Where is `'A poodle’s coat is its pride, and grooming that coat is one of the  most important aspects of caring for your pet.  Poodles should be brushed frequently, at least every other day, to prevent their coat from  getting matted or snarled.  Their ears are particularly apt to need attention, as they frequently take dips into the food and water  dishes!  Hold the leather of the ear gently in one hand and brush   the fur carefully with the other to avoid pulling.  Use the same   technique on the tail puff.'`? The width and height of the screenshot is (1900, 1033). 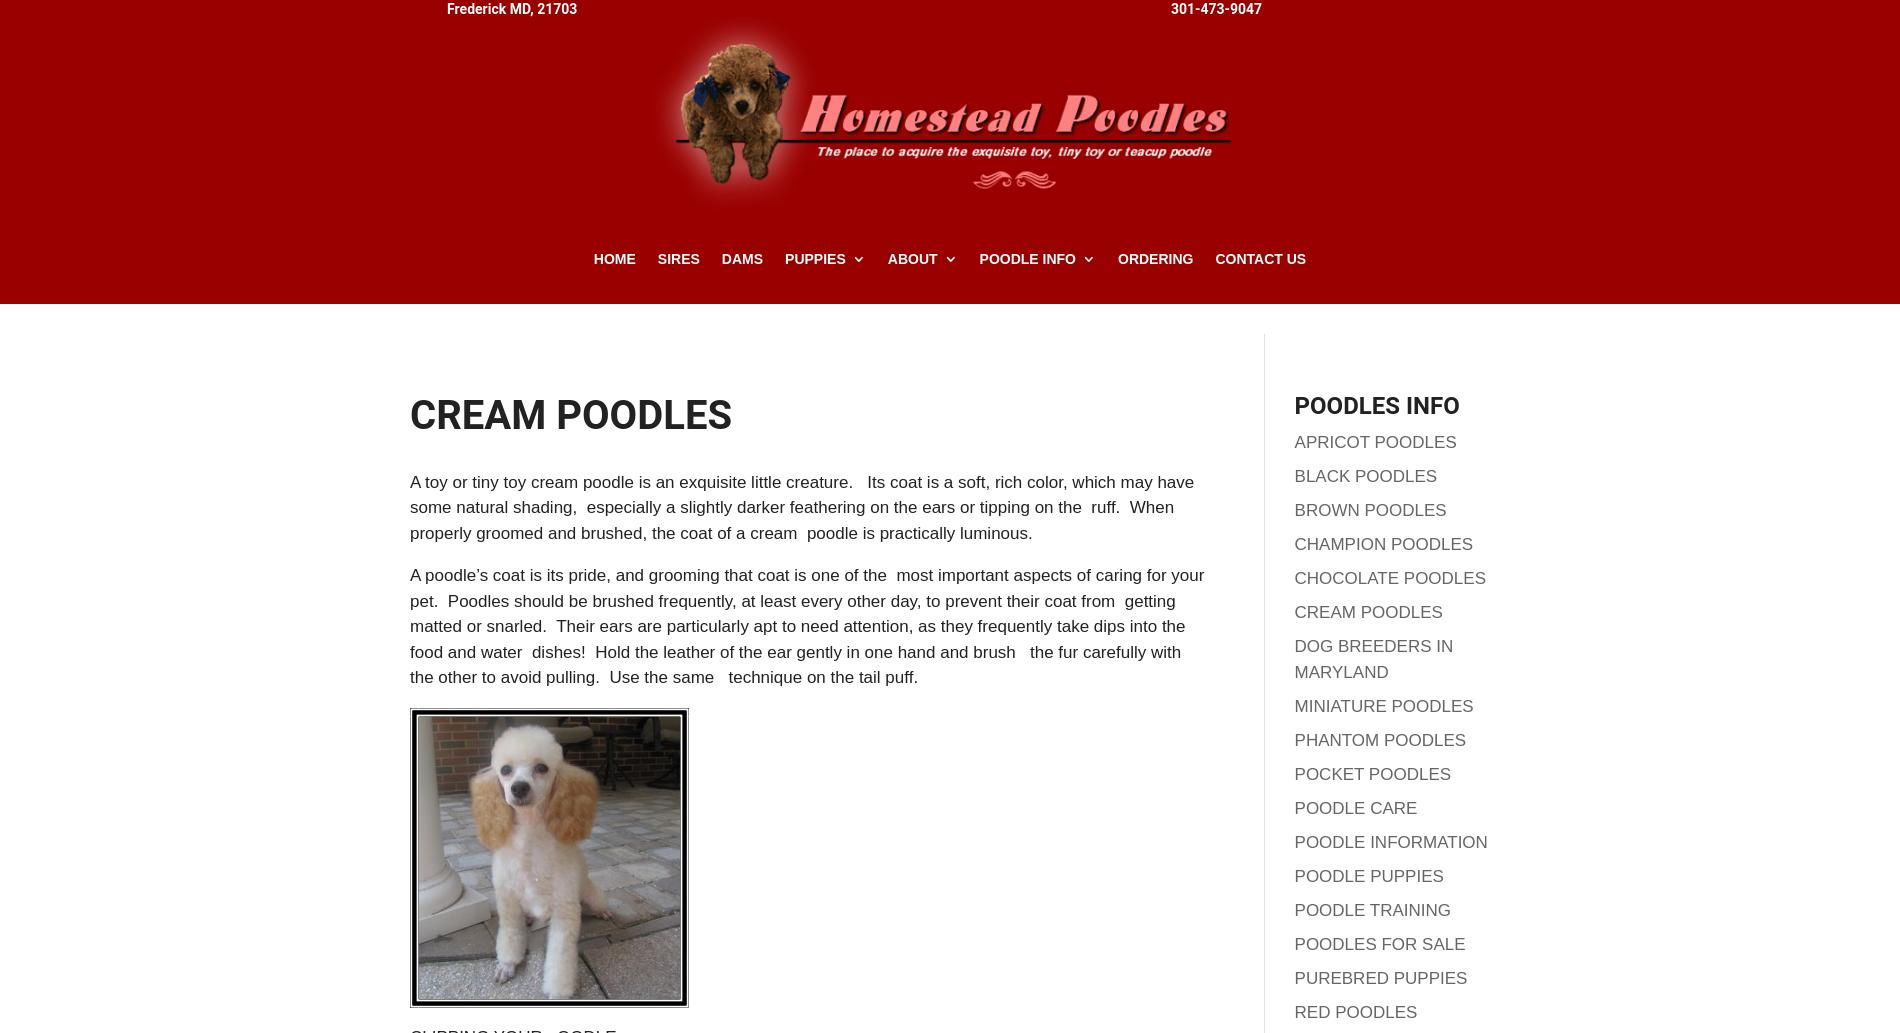
'A poodle’s coat is its pride, and grooming that coat is one of the  most important aspects of caring for your pet.  Poodles should be brushed frequently, at least every other day, to prevent their coat from  getting matted or snarled.  Their ears are particularly apt to need attention, as they frequently take dips into the food and water  dishes!  Hold the leather of the ear gently in one hand and brush   the fur carefully with the other to avoid pulling.  Use the same   technique on the tail puff.' is located at coordinates (805, 625).